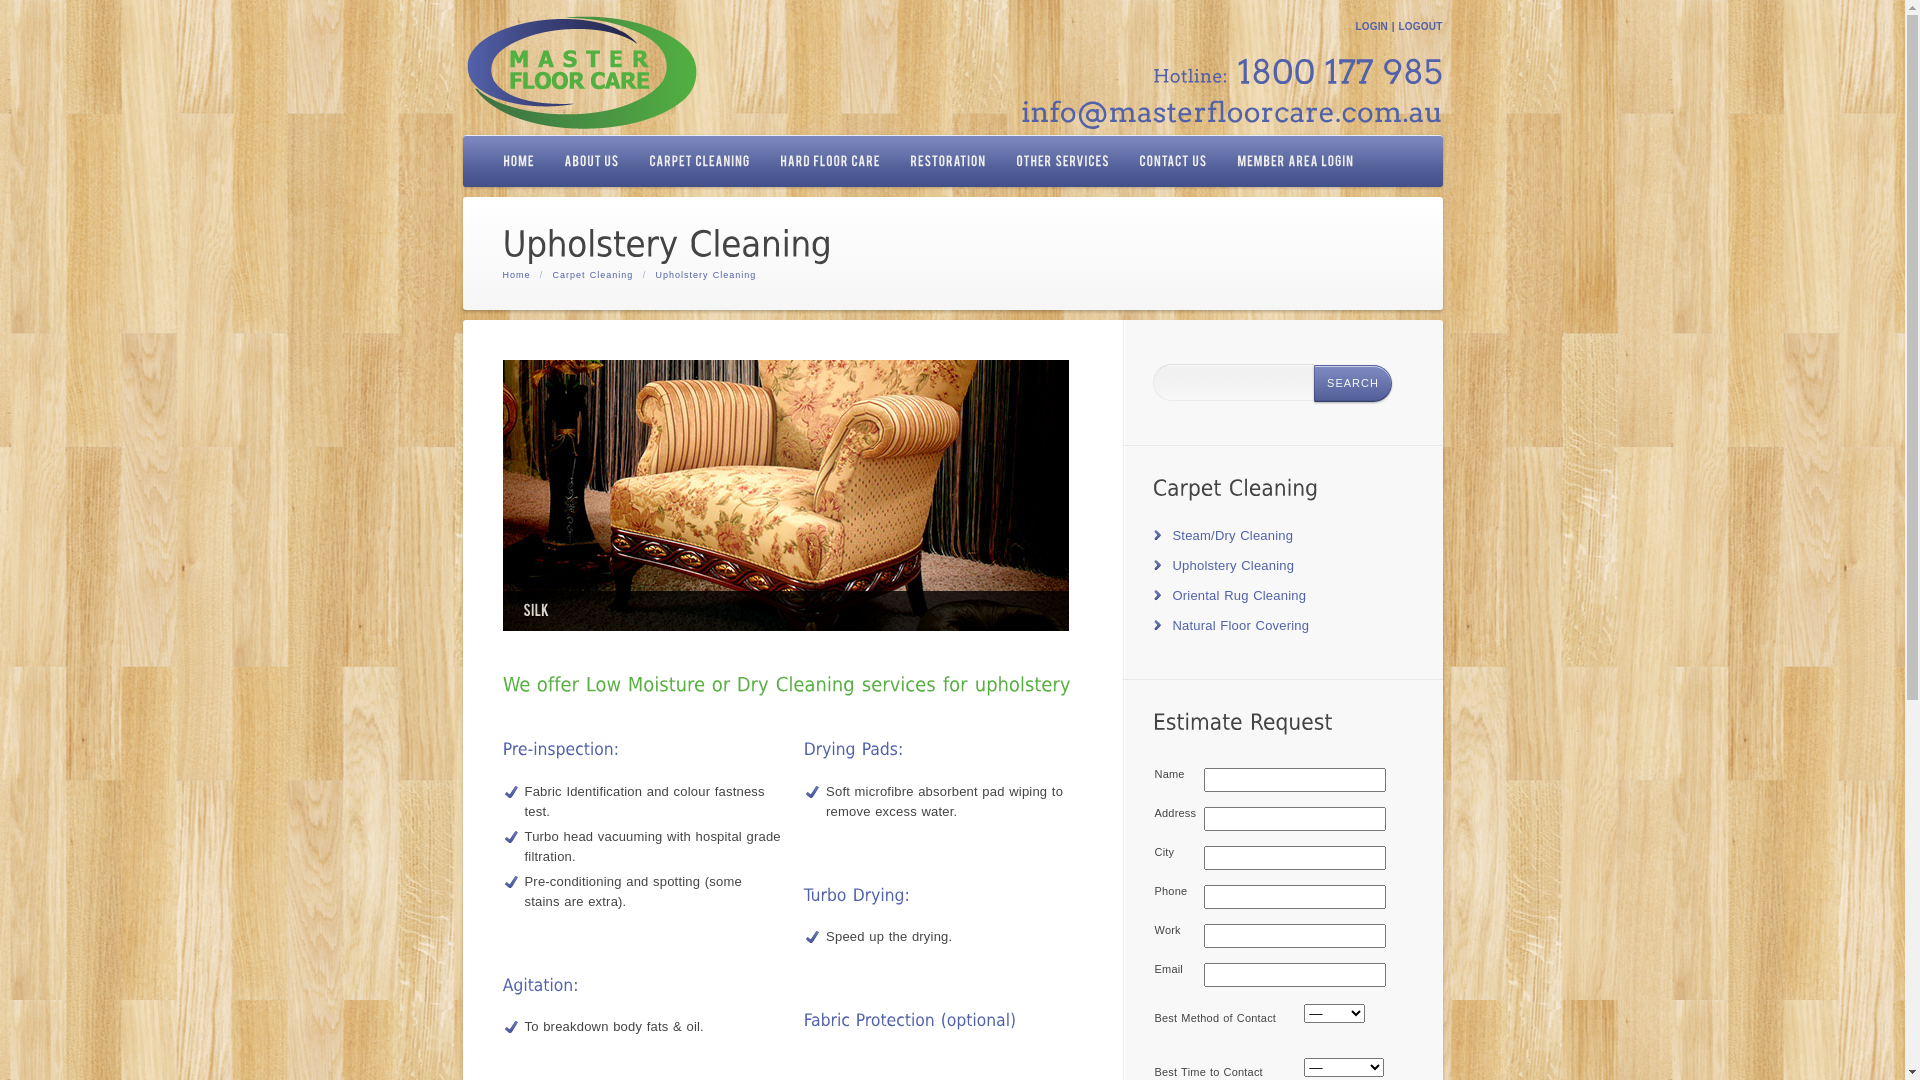 The image size is (1920, 1080). I want to click on 'Oriental Rug Cleaning', so click(1237, 594).